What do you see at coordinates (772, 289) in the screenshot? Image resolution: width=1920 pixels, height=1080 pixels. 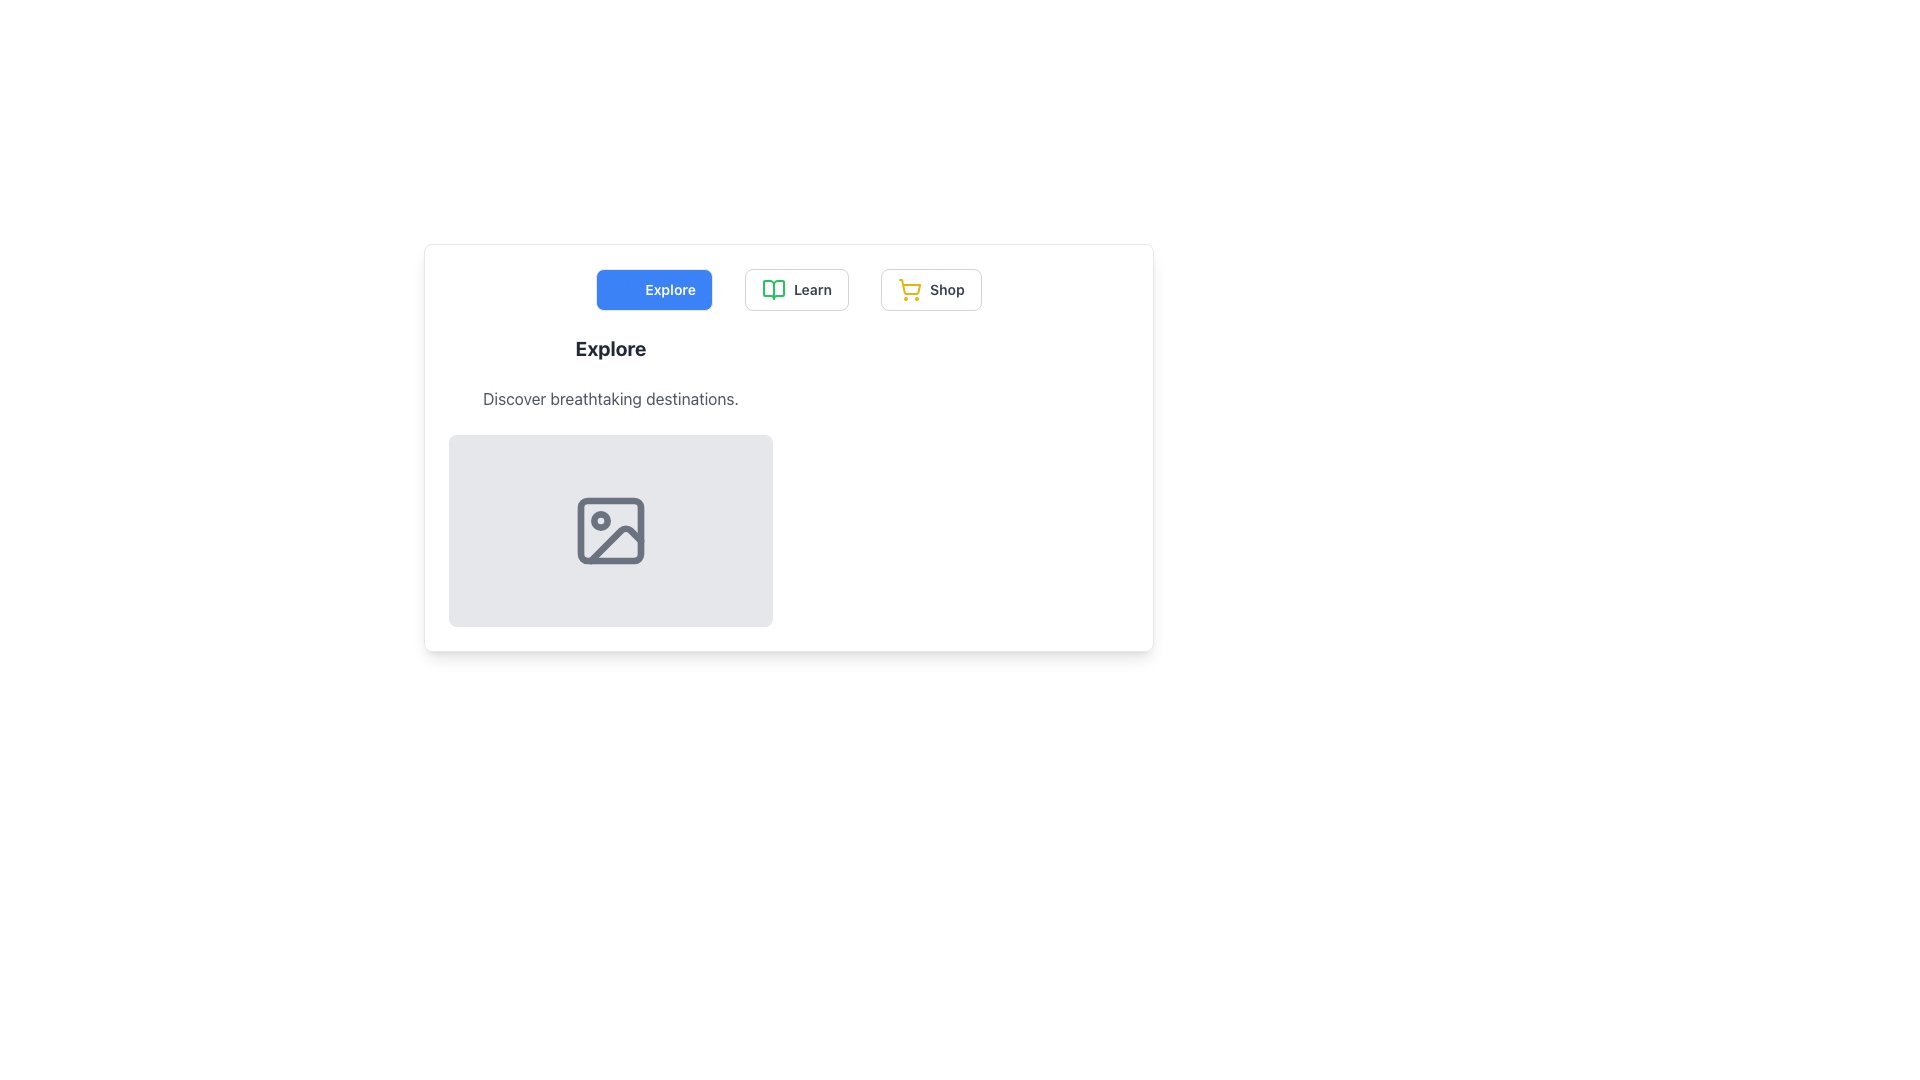 I see `the 'Learn' button icon which is positioned to the left of the text label 'Learn' and is surrounded by the 'Shop' button on the right and the 'Explore' button on the left` at bounding box center [772, 289].